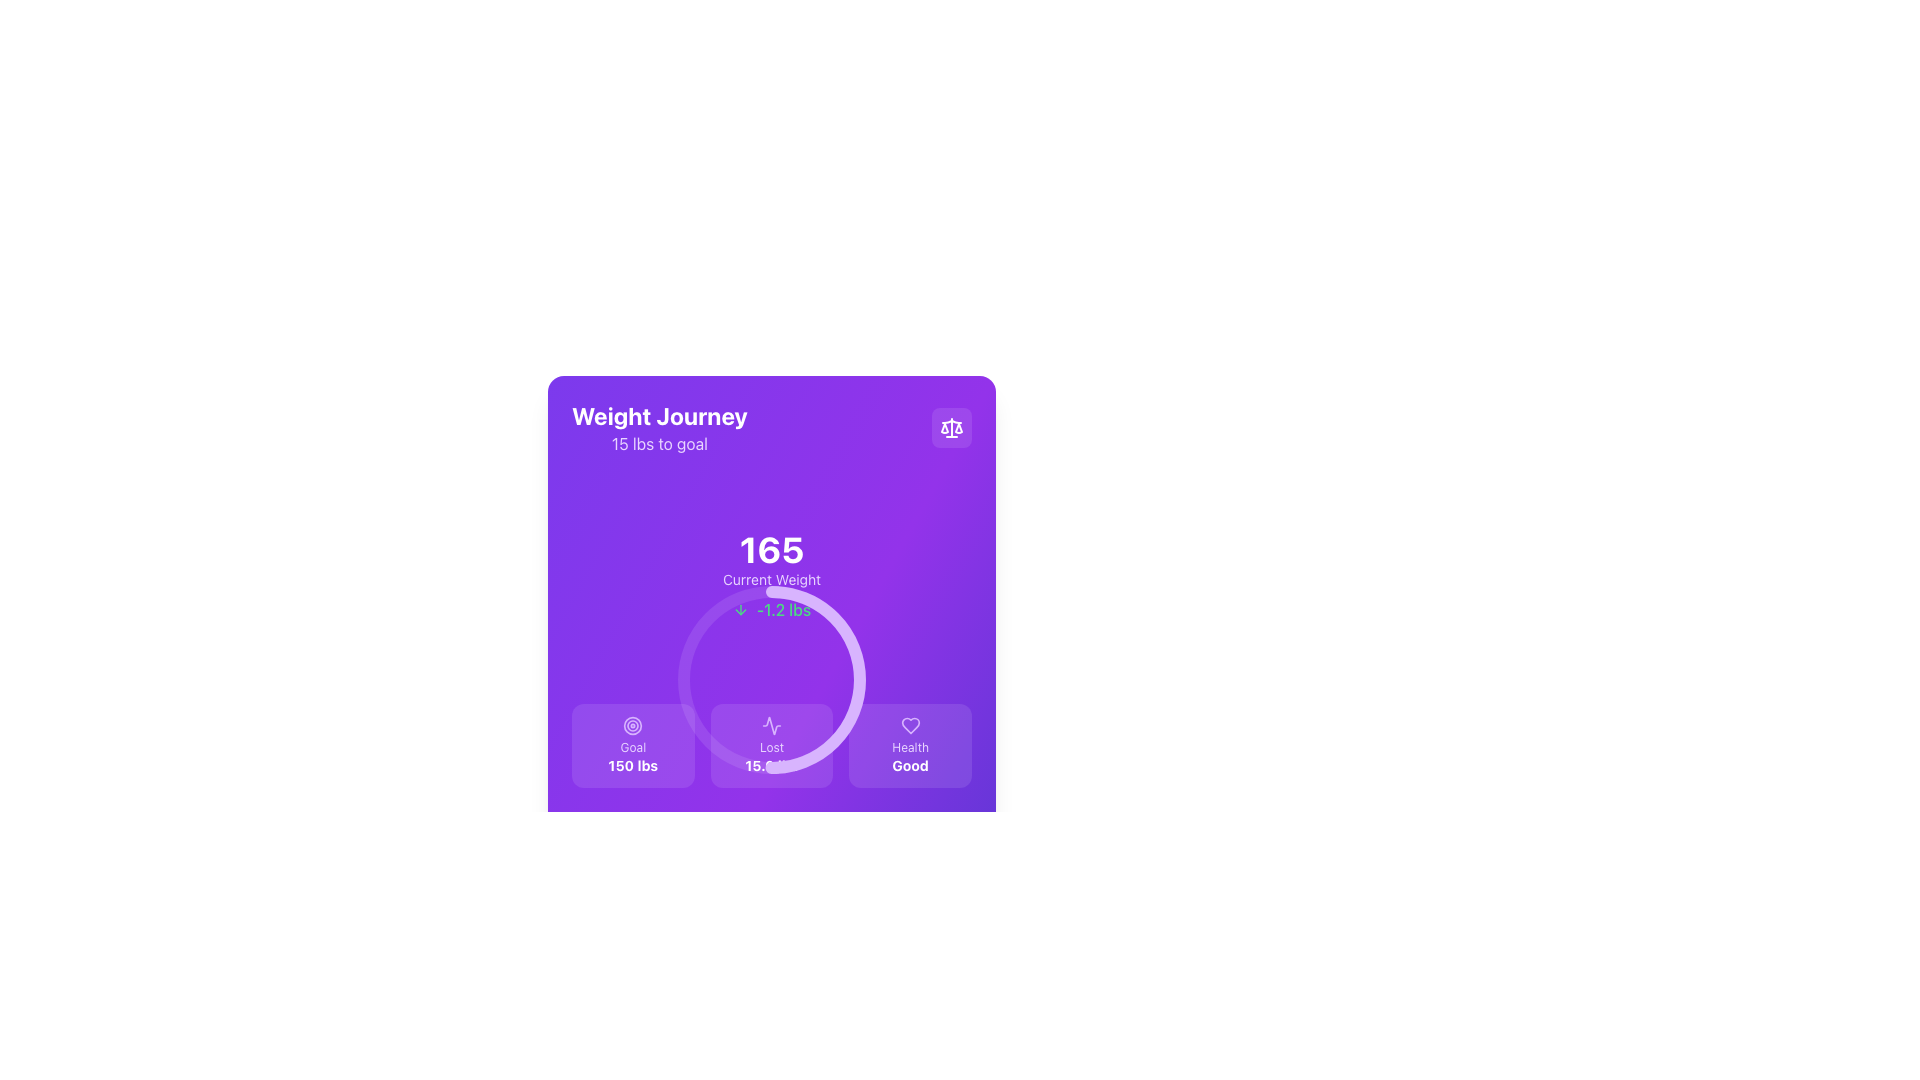 The width and height of the screenshot is (1920, 1080). Describe the element at coordinates (632, 725) in the screenshot. I see `the graphical SVG element located at the center of the circular icon in the bottom-left corner of the weight management card` at that location.